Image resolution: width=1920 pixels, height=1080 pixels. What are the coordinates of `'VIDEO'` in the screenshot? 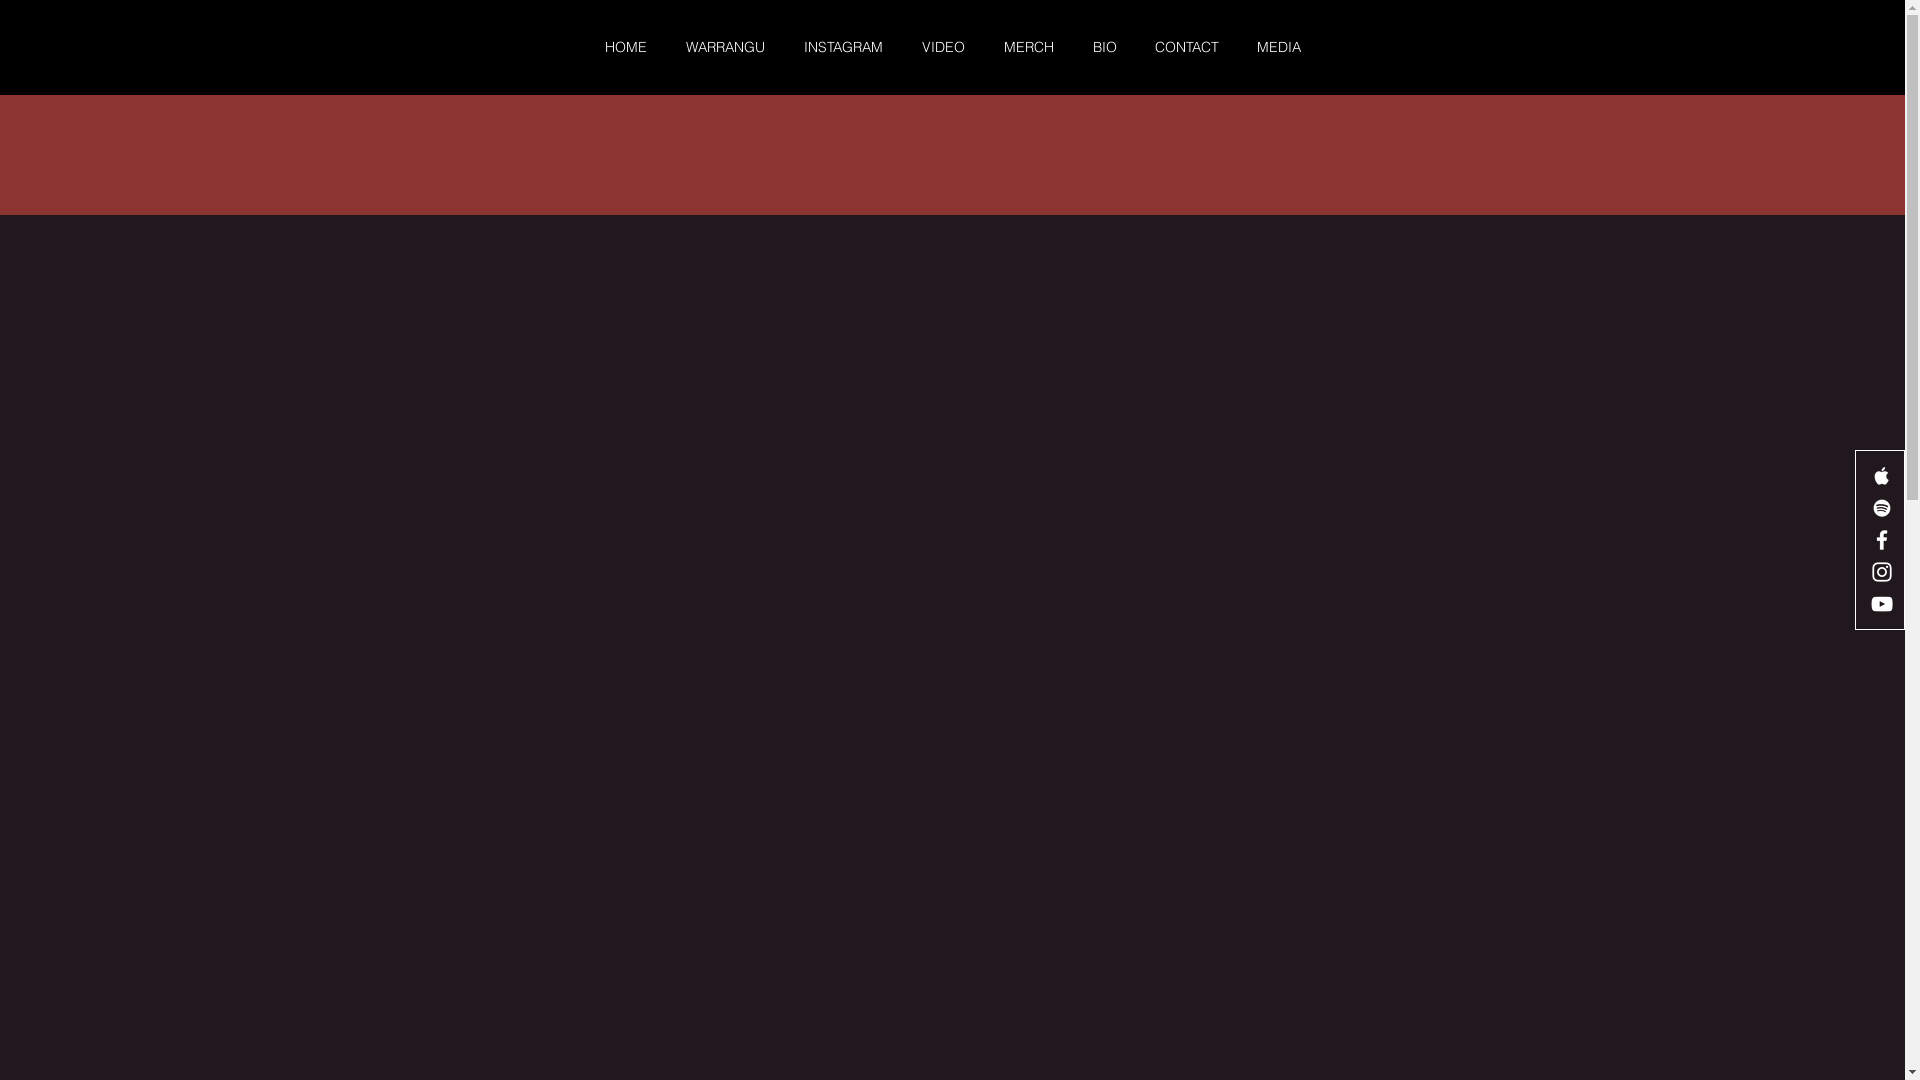 It's located at (941, 46).